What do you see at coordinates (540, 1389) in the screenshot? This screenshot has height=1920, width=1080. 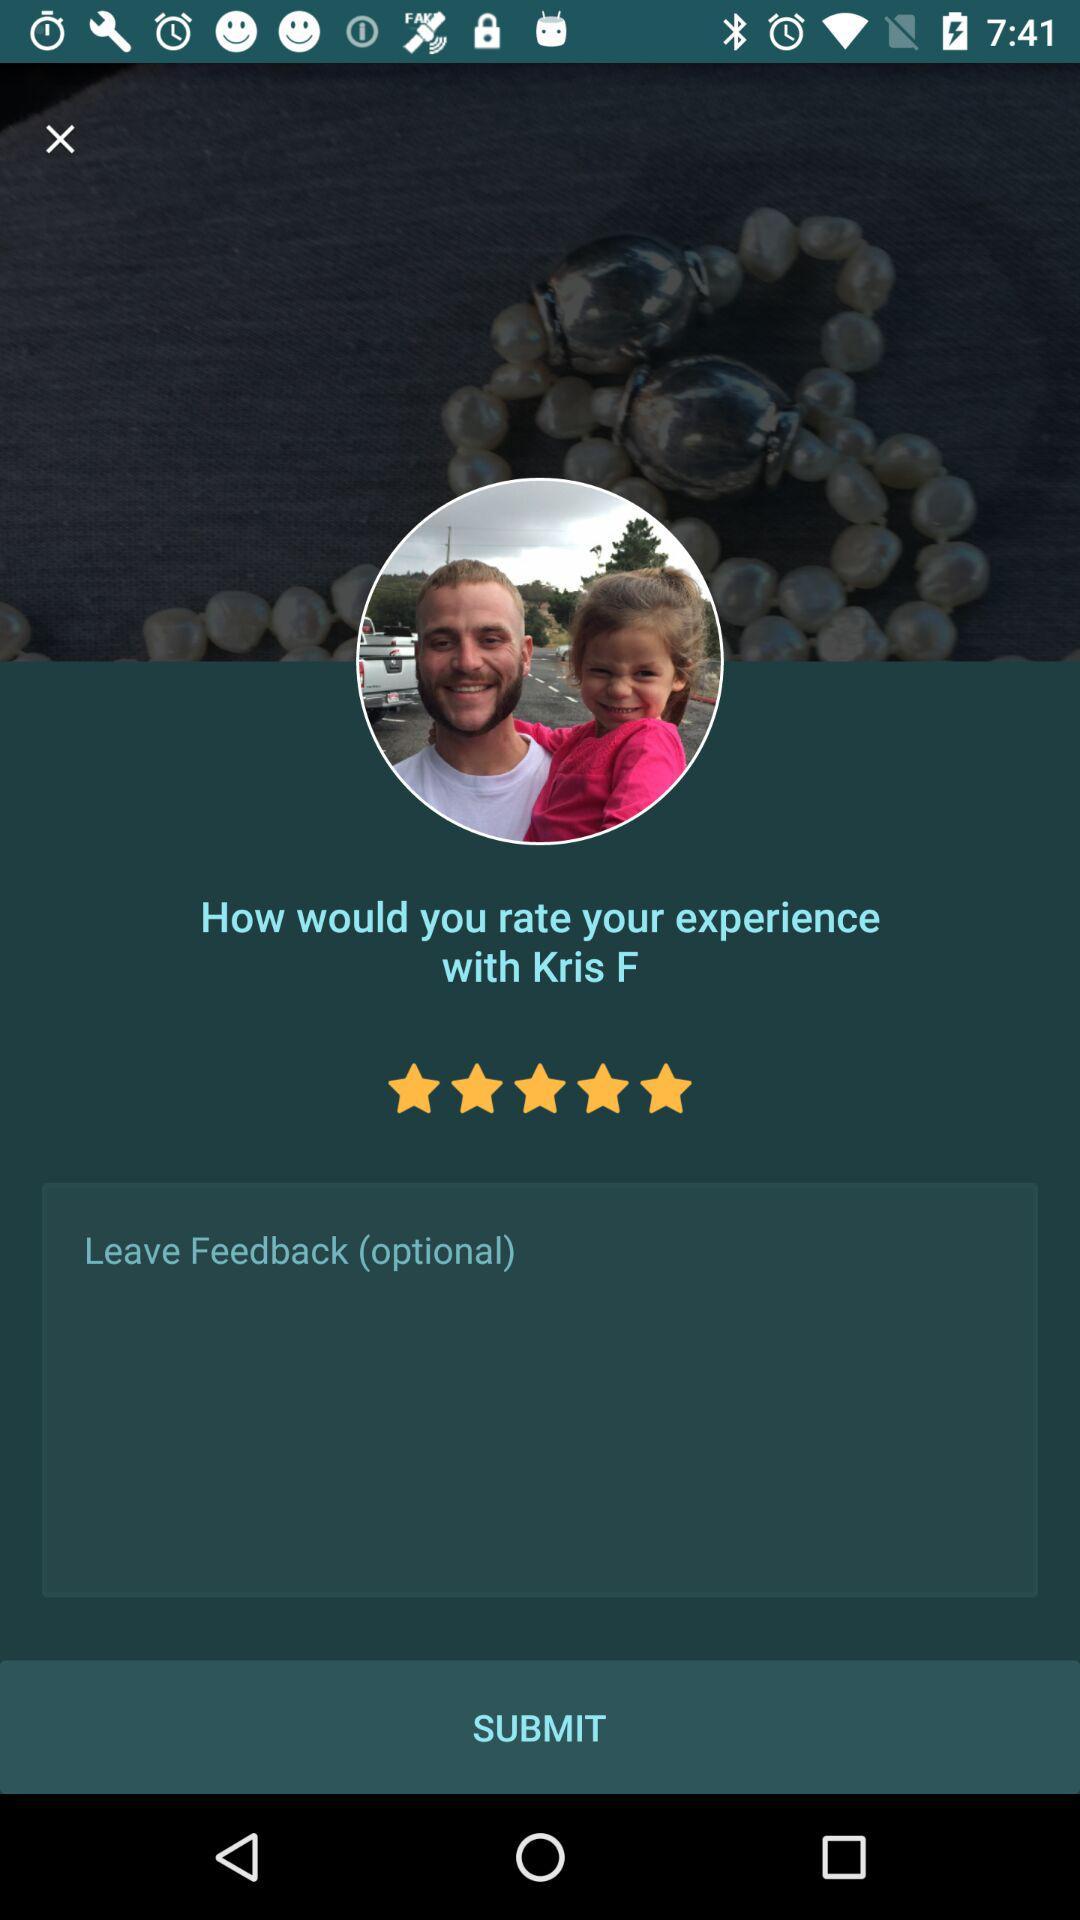 I see `feedback toggle` at bounding box center [540, 1389].